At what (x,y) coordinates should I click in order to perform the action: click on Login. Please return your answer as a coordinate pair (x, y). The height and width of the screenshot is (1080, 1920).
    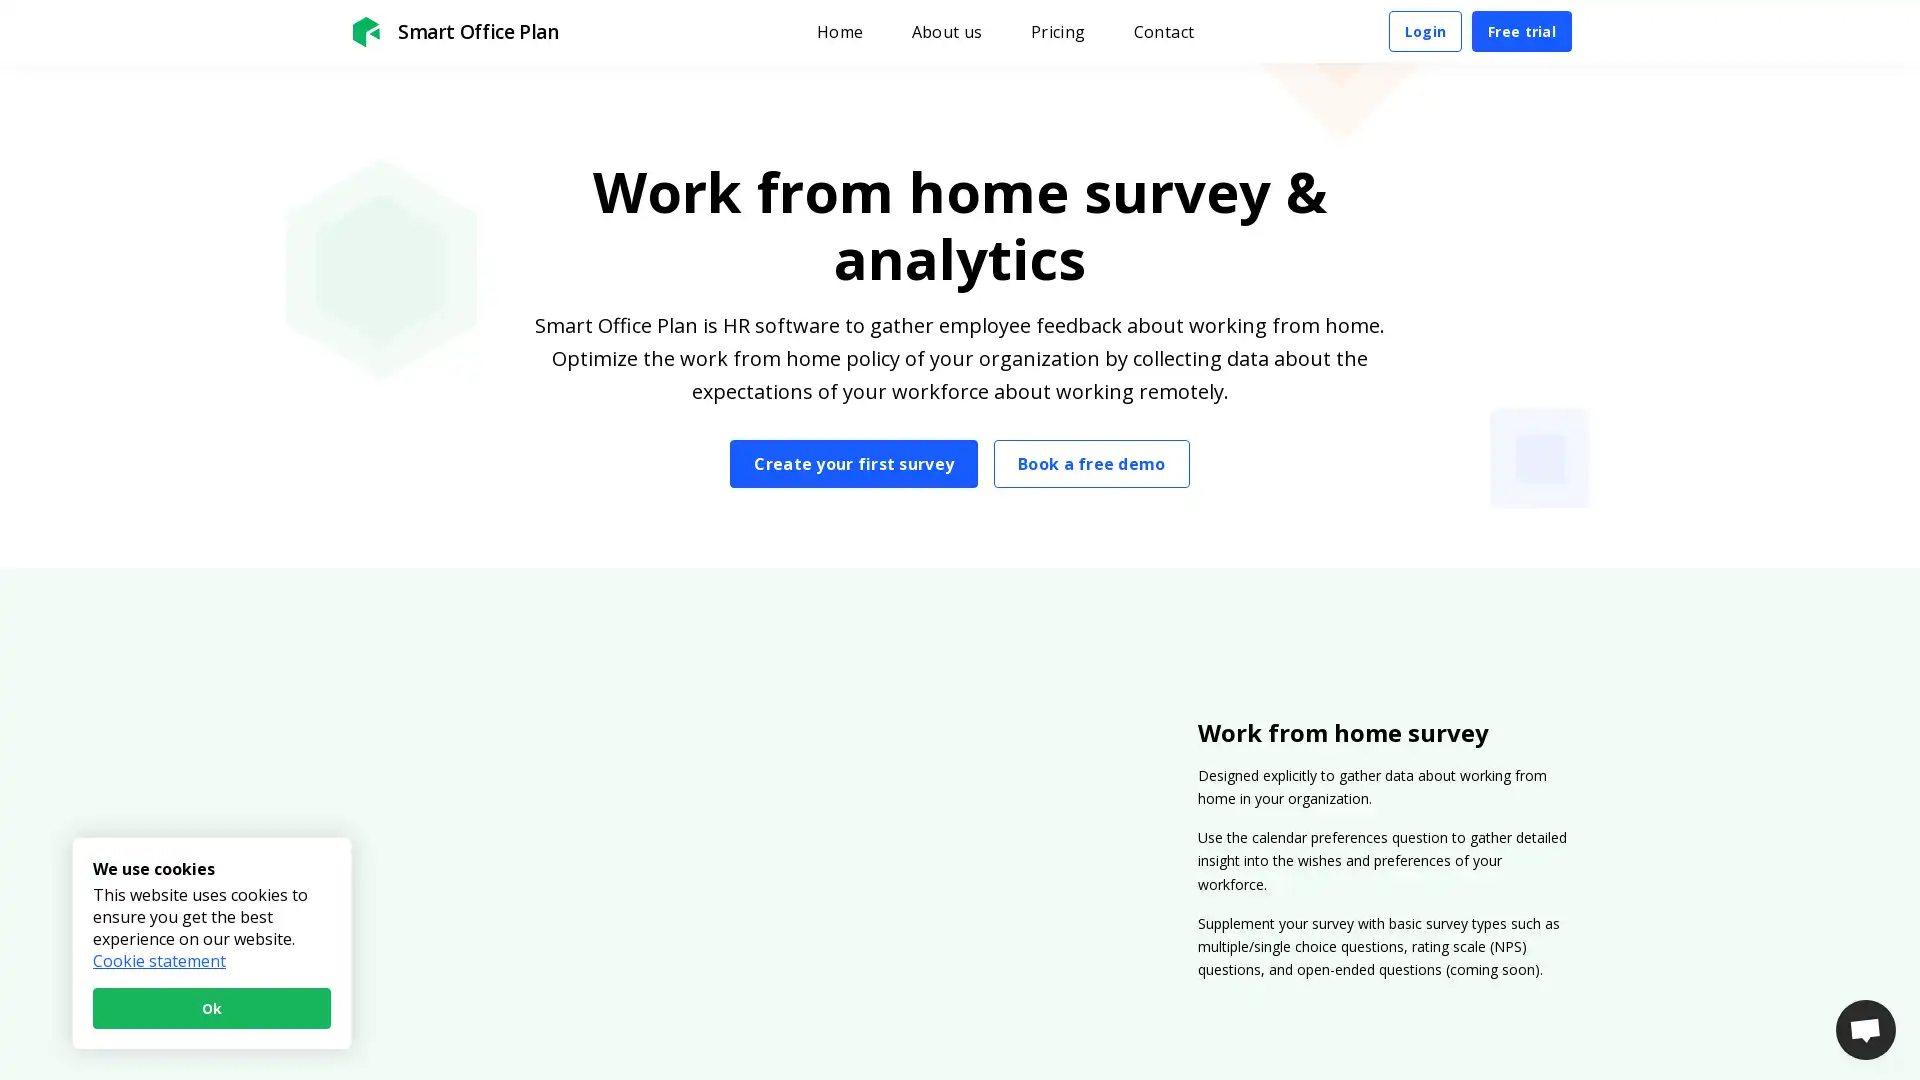
    Looking at the image, I should click on (1424, 31).